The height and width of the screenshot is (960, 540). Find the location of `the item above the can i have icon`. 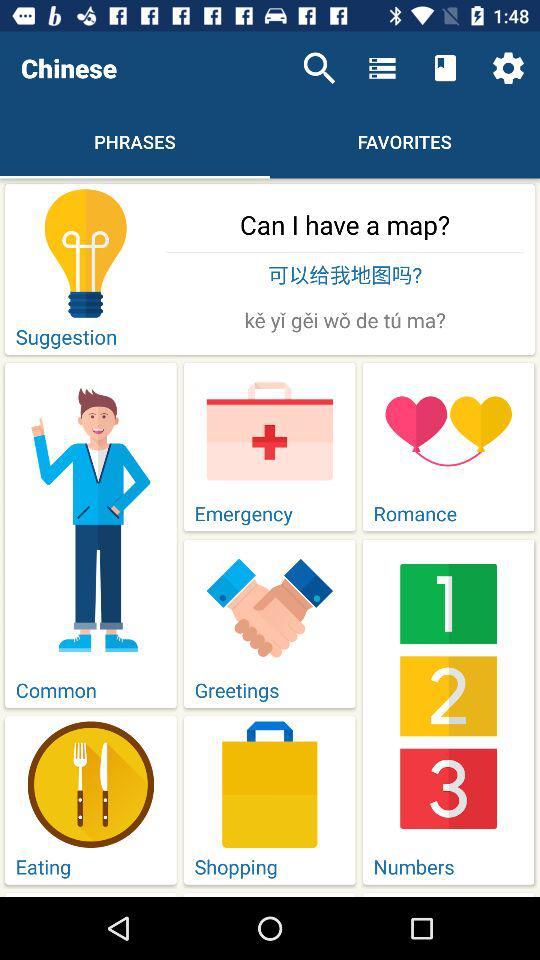

the item above the can i have icon is located at coordinates (508, 68).